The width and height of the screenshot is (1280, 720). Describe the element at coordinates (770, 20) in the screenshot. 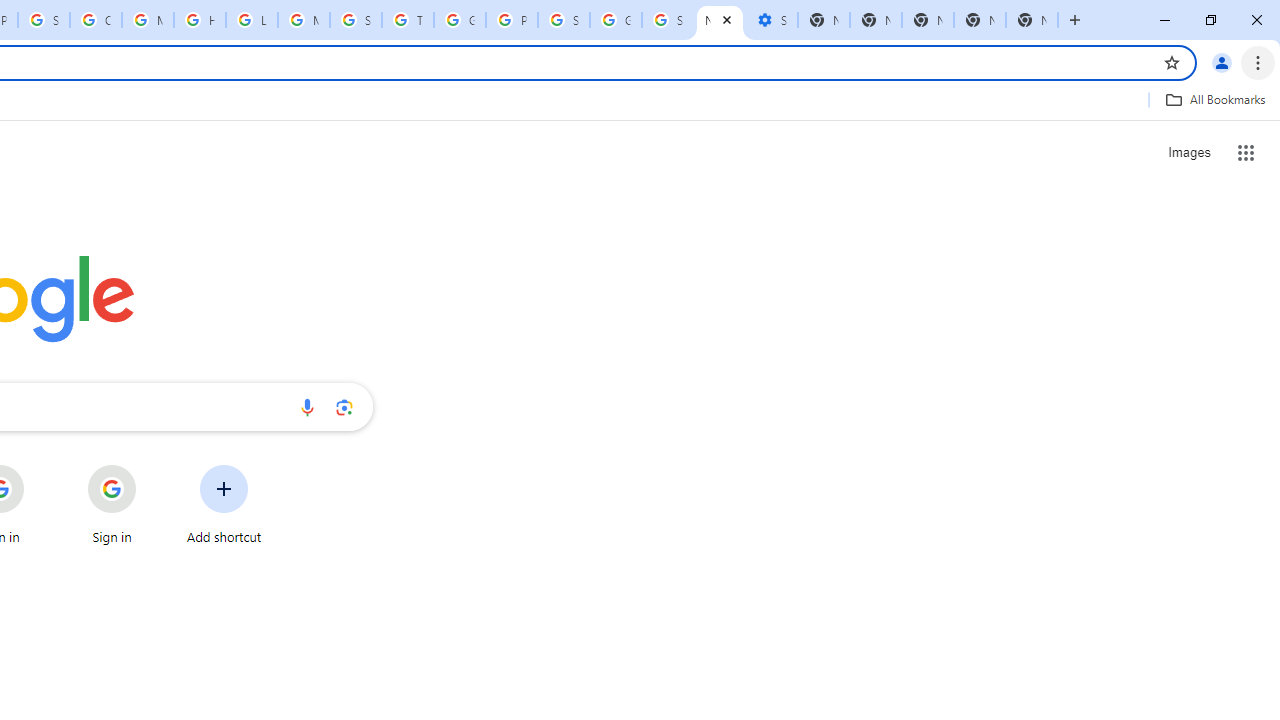

I see `'Settings - Performance'` at that location.